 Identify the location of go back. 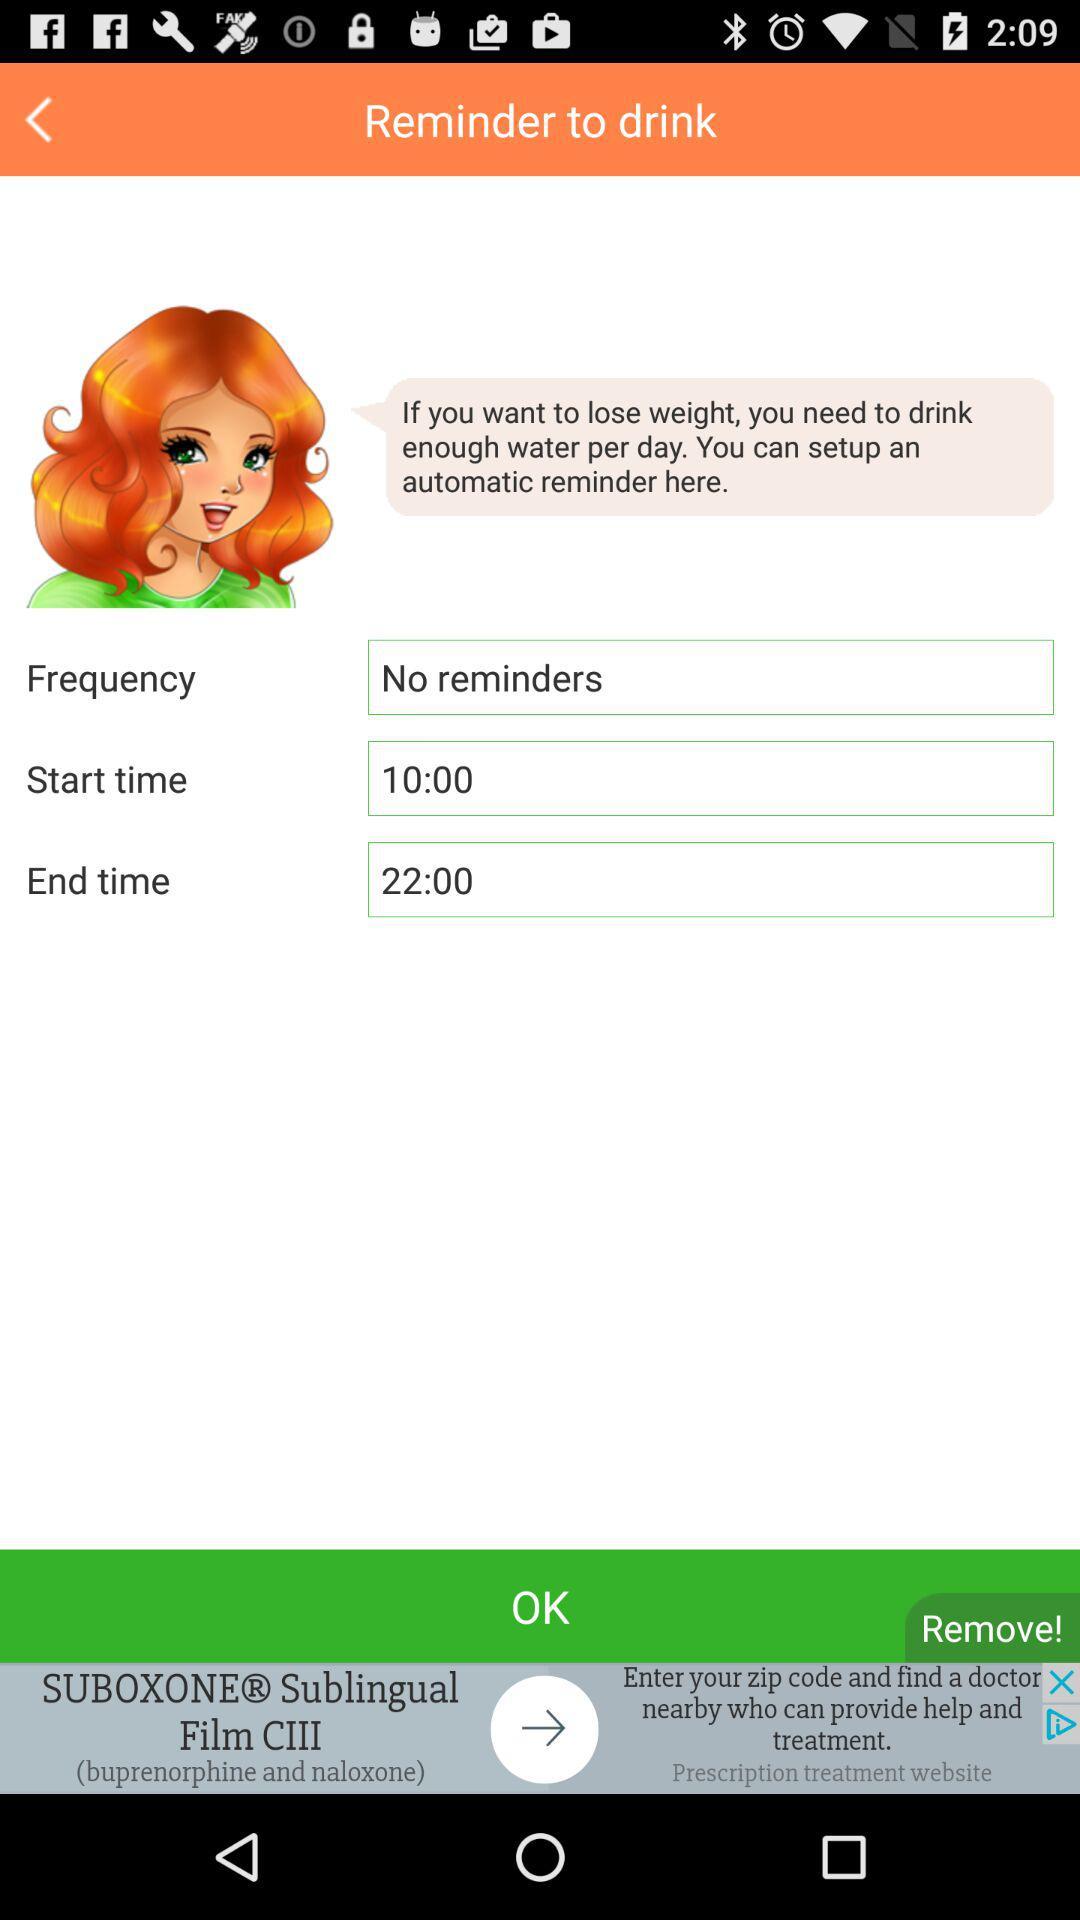
(41, 118).